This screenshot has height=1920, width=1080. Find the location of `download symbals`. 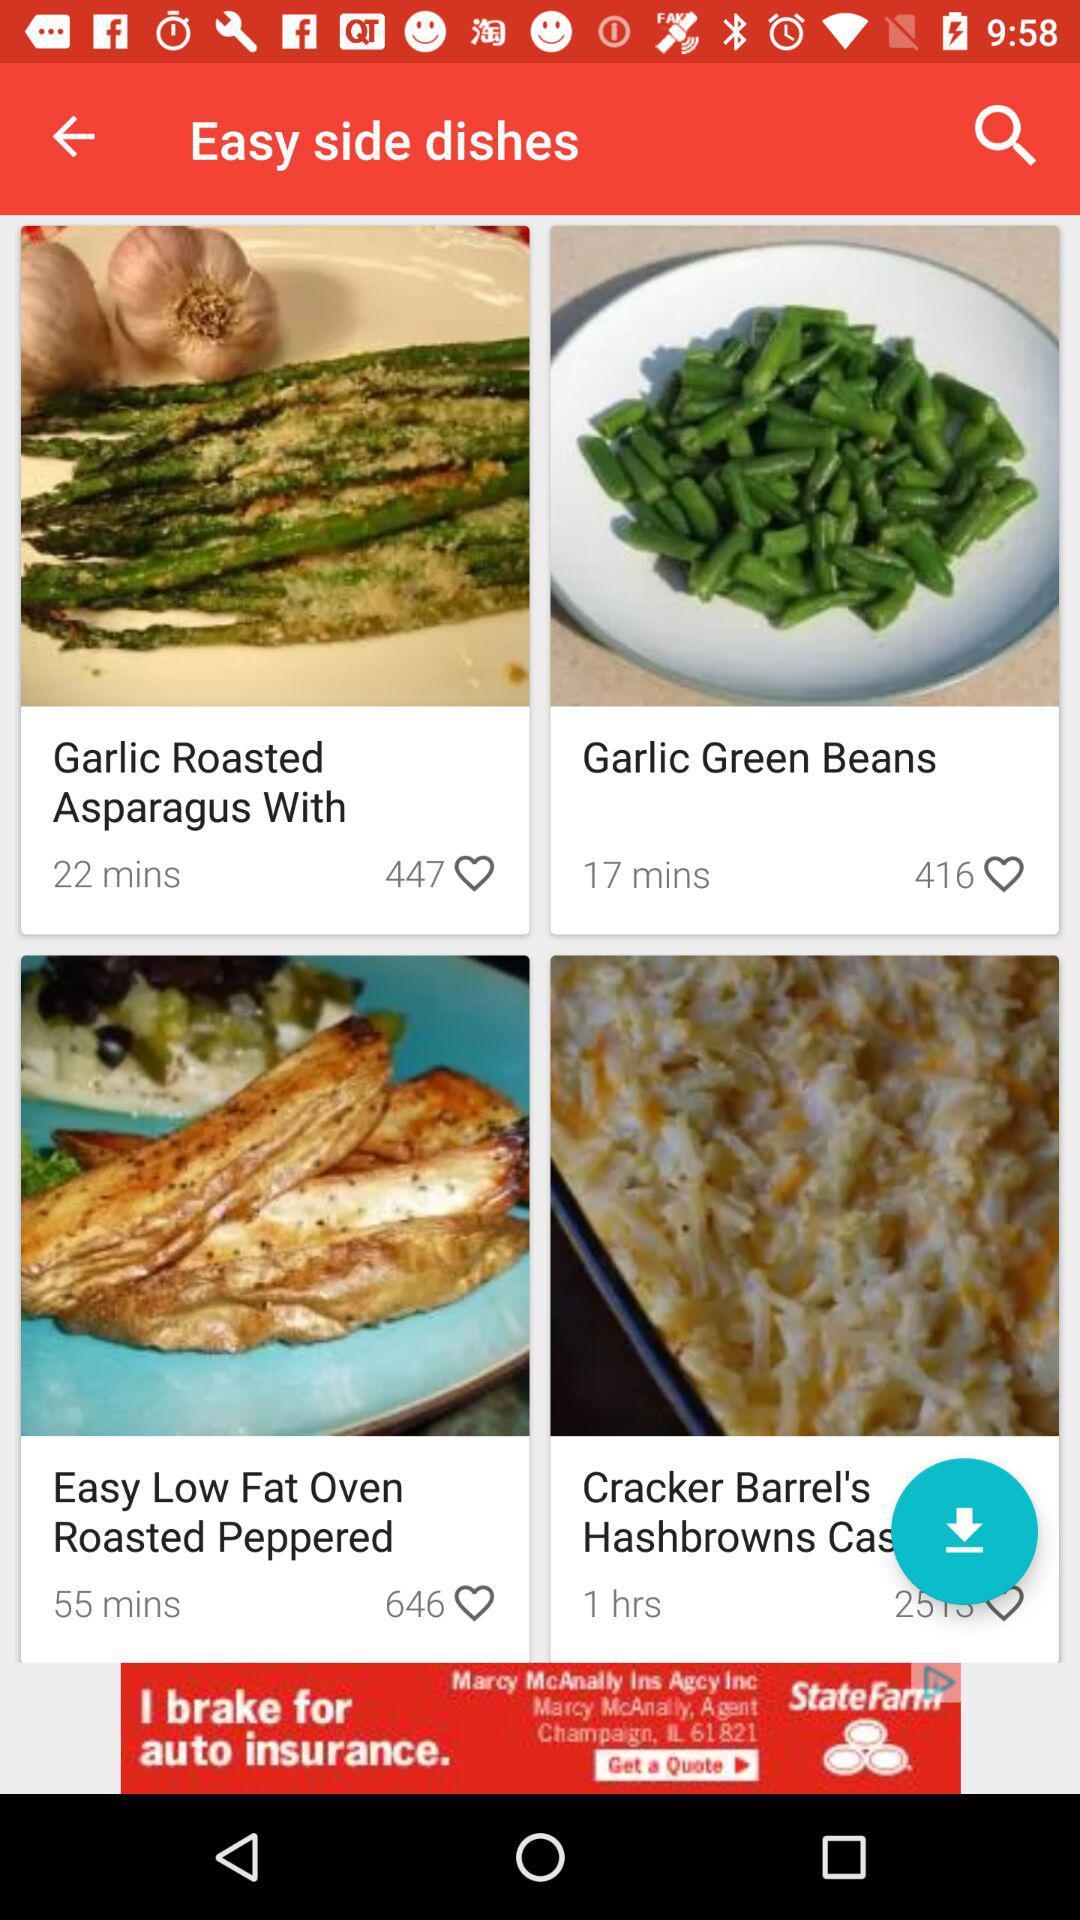

download symbals is located at coordinates (963, 1530).